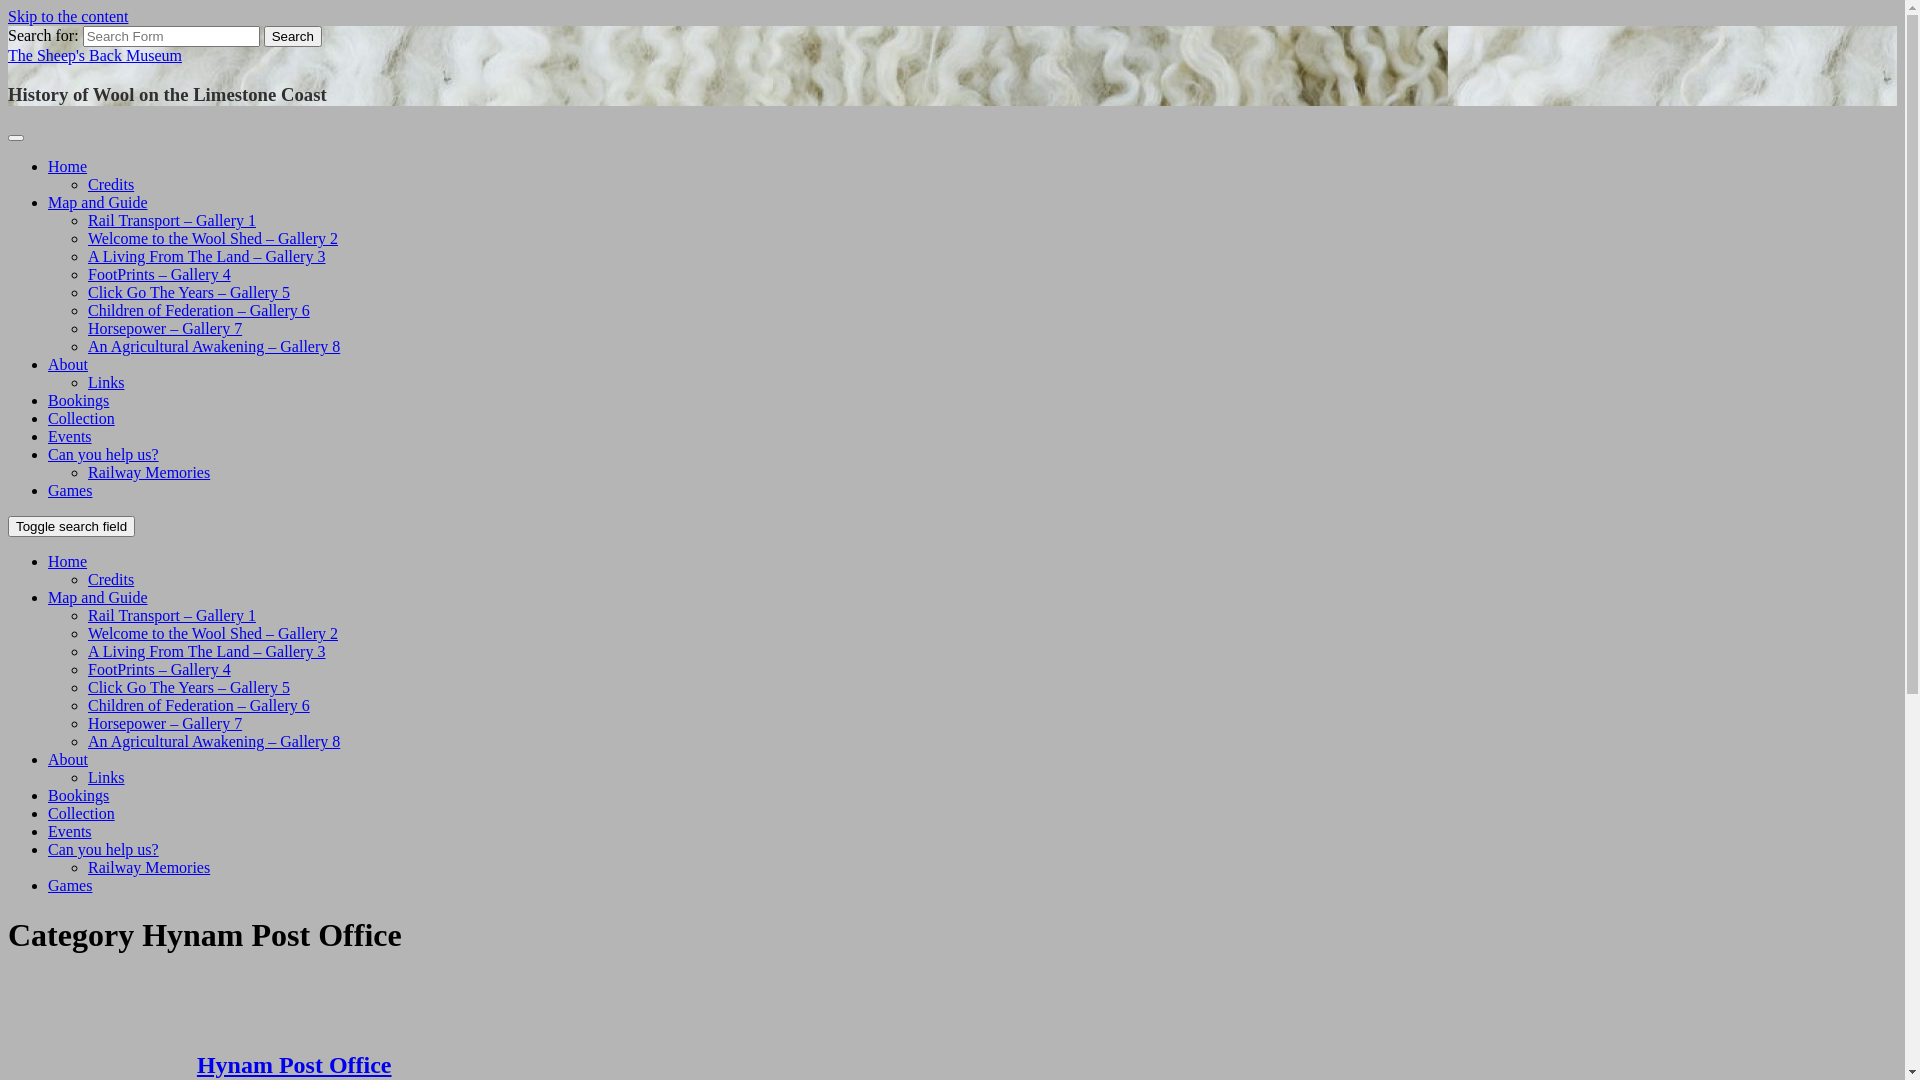 This screenshot has height=1080, width=1920. I want to click on 'Can you help us?', so click(102, 849).